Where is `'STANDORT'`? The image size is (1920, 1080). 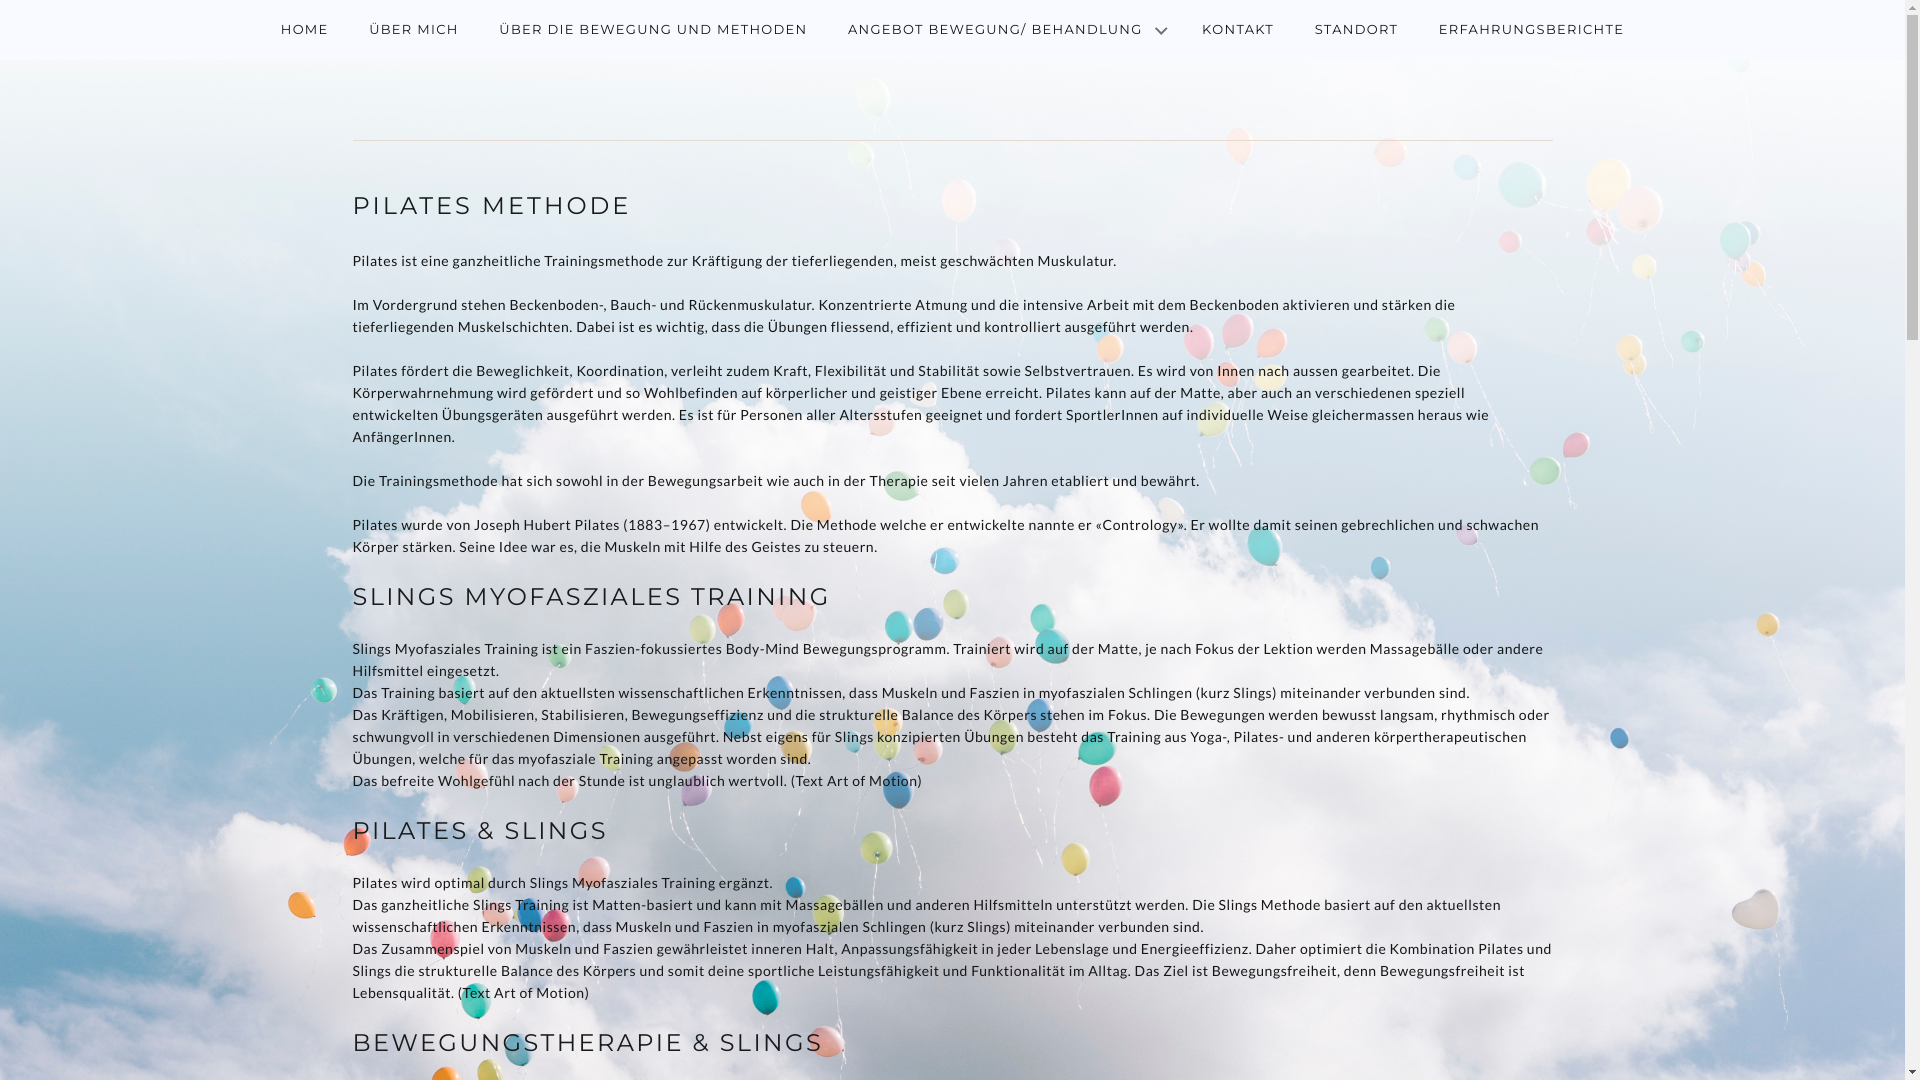
'STANDORT' is located at coordinates (1295, 30).